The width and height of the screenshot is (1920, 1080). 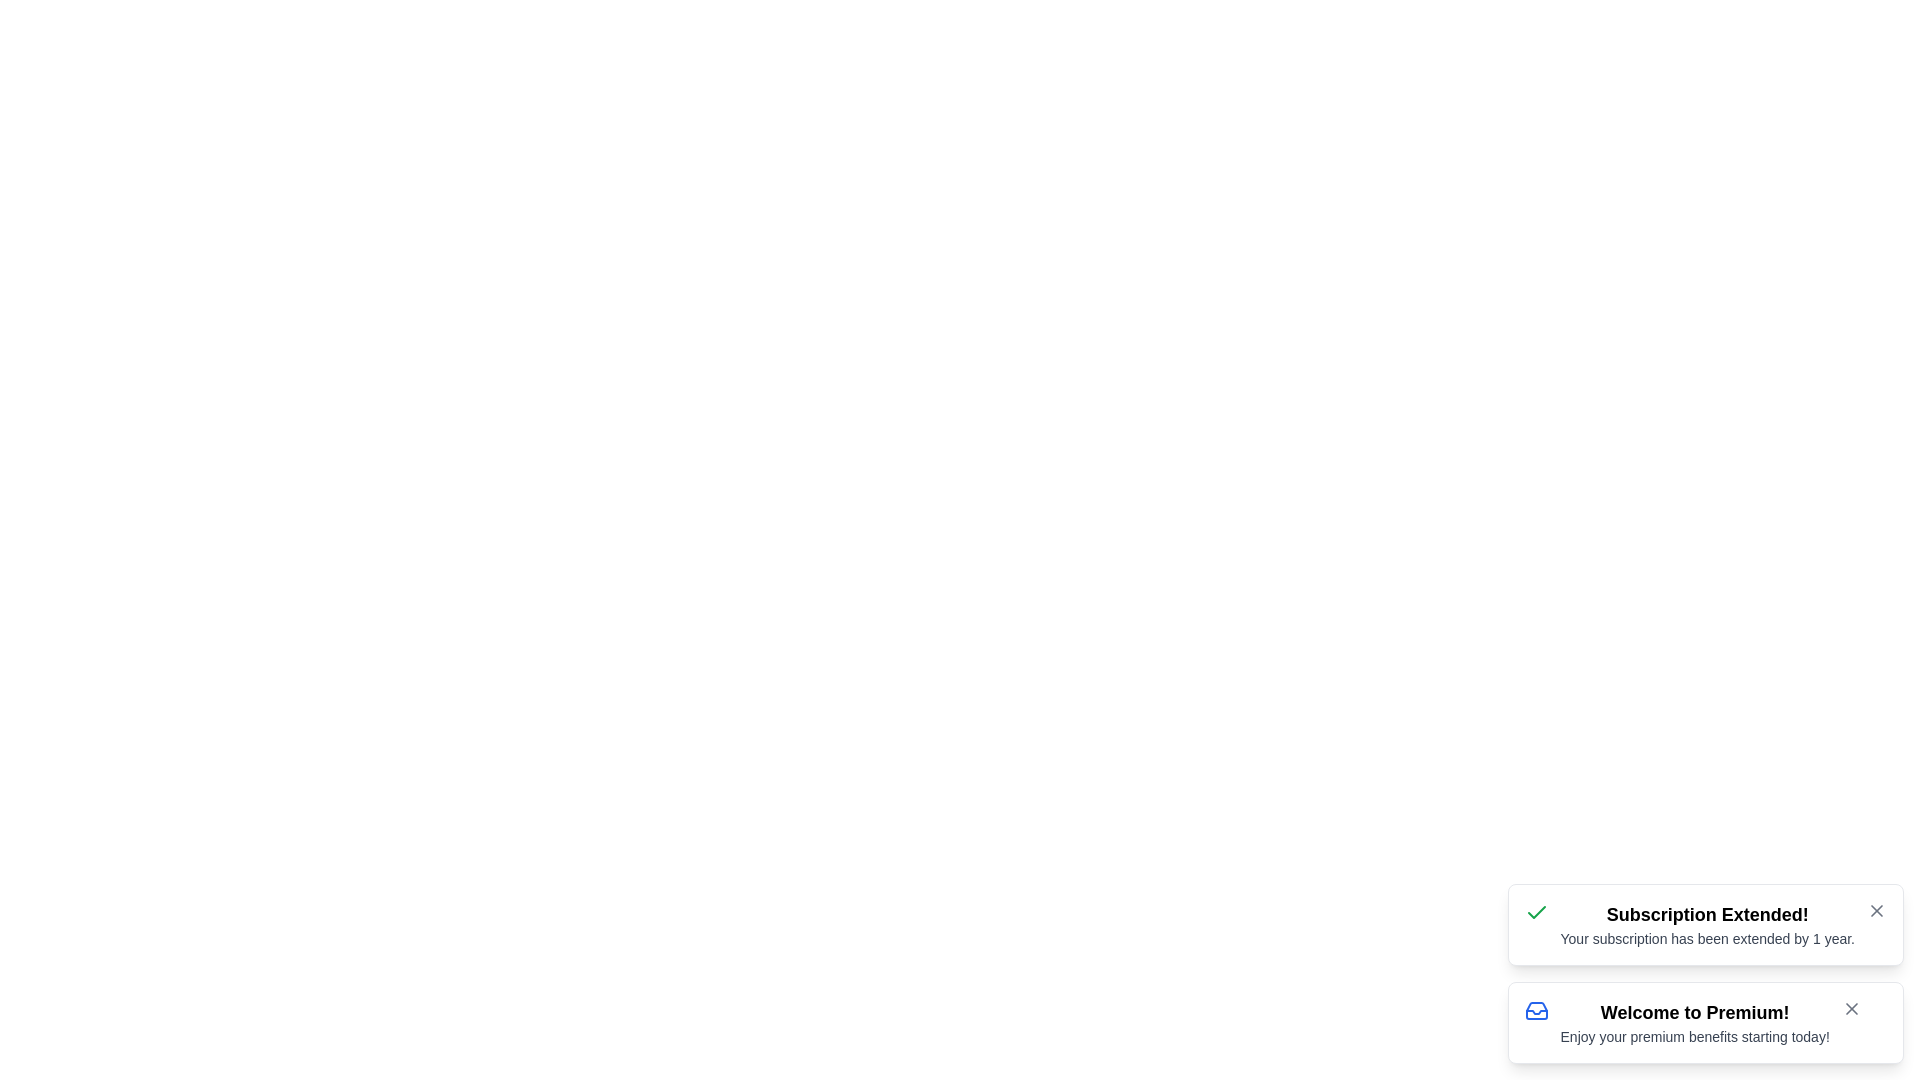 What do you see at coordinates (1703, 925) in the screenshot?
I see `the notification to view its details` at bounding box center [1703, 925].